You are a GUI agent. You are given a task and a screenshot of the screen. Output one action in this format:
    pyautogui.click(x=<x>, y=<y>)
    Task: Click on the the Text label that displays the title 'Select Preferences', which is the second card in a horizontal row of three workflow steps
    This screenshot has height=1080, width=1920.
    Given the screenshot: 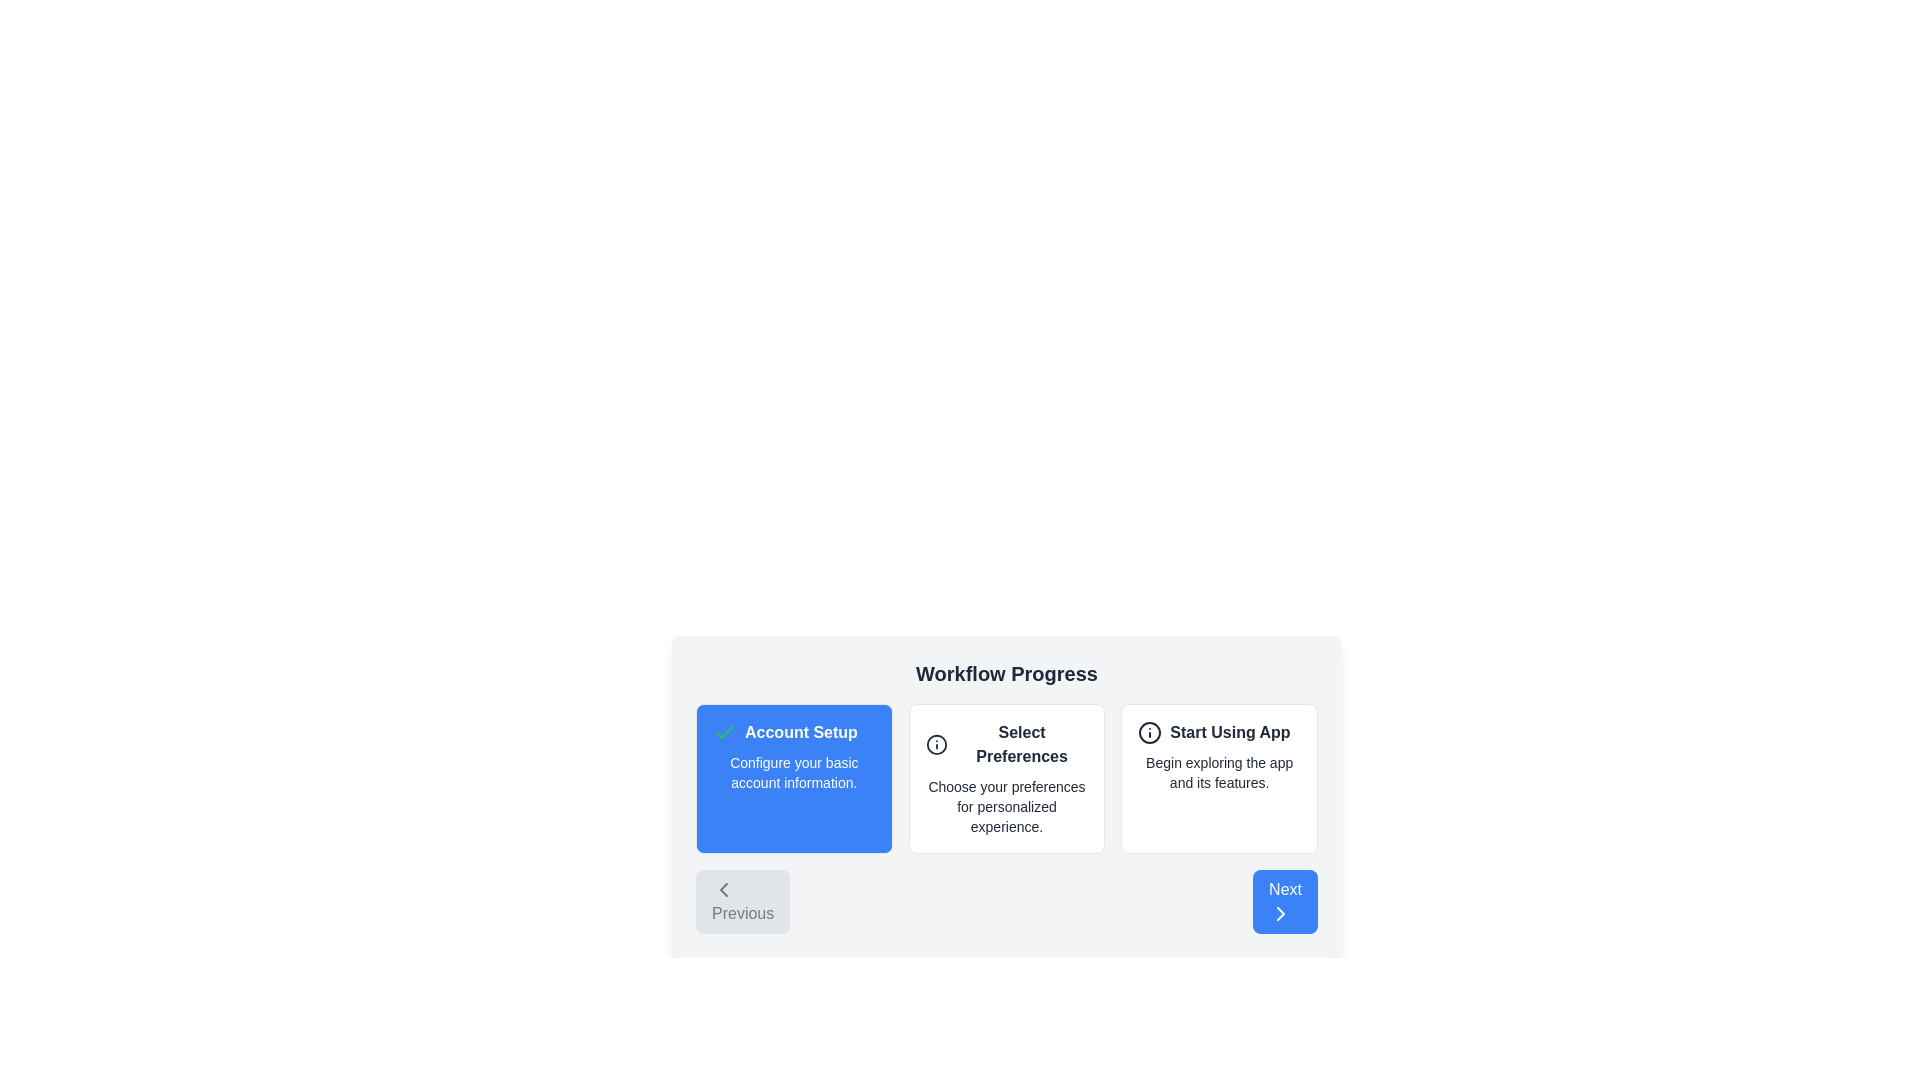 What is the action you would take?
    pyautogui.click(x=1022, y=744)
    